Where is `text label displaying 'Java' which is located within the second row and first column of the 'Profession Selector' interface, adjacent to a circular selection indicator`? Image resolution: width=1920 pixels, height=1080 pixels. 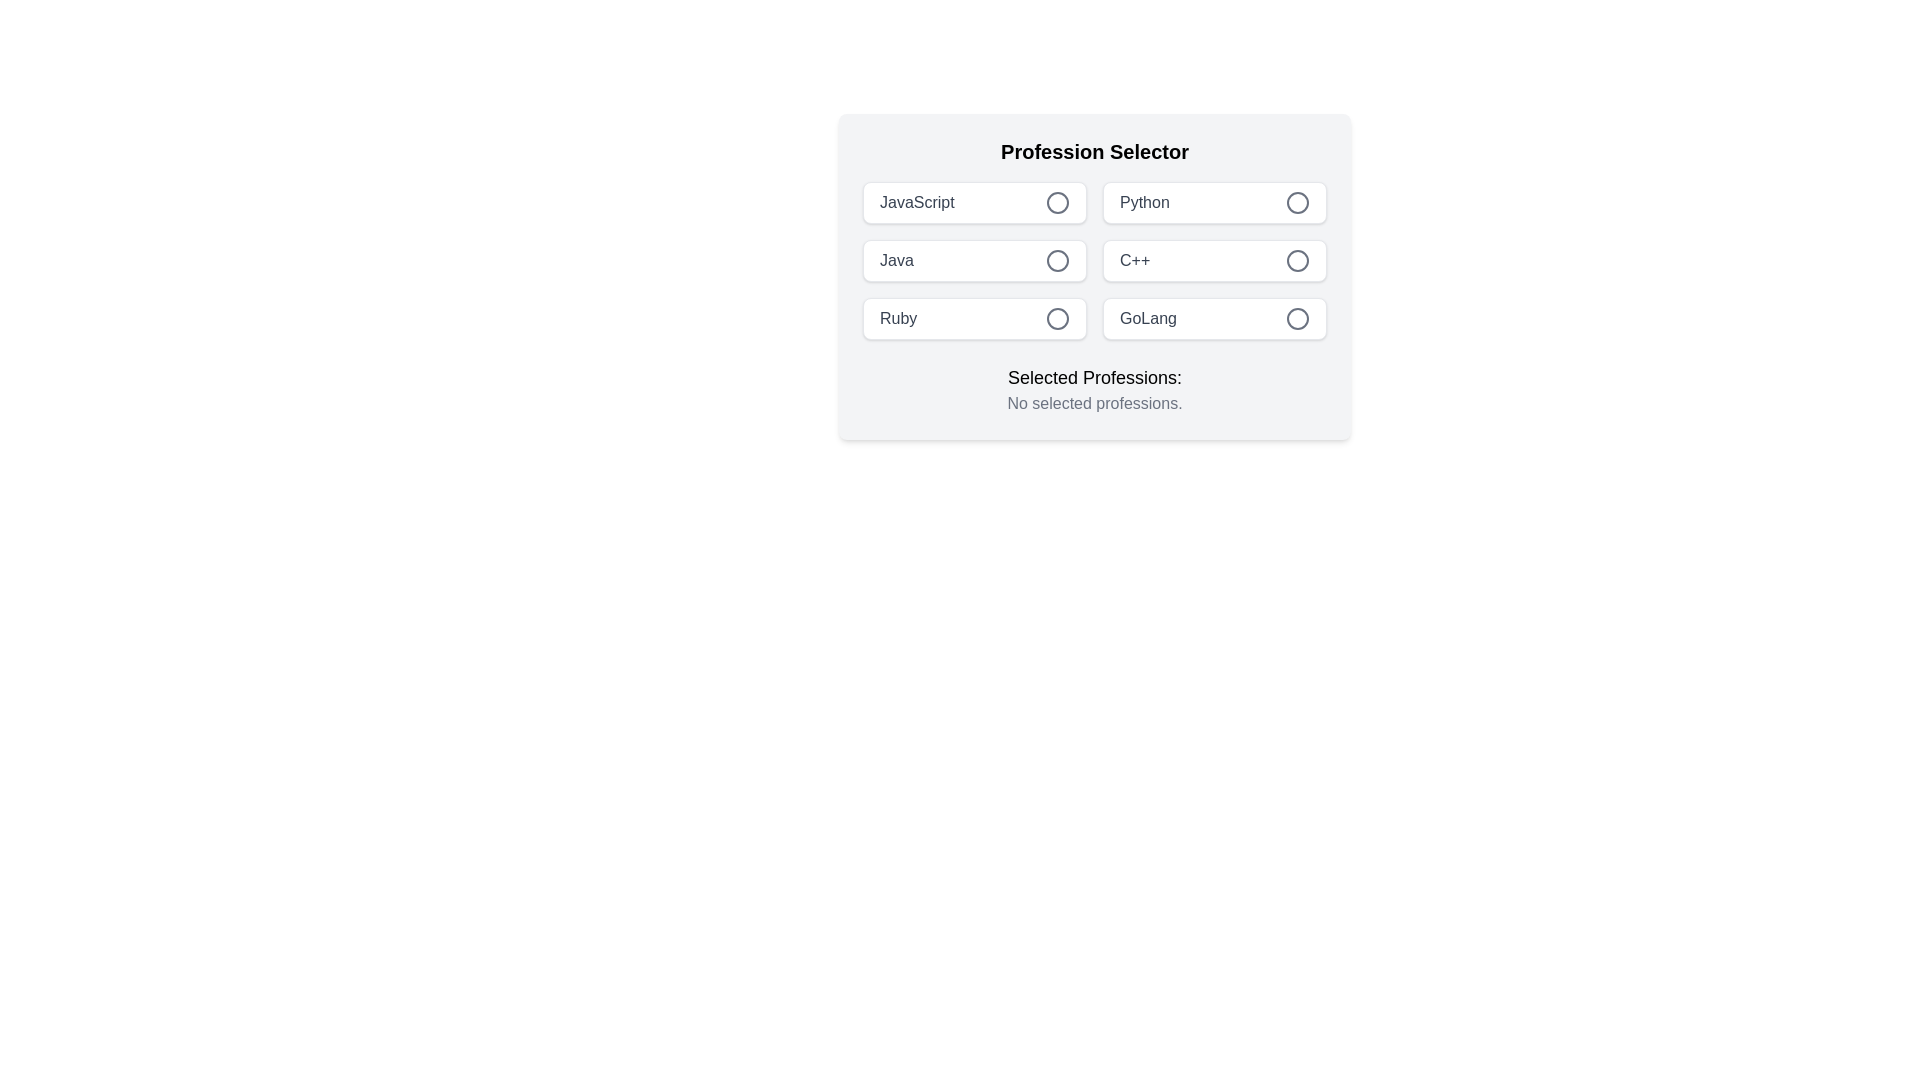
text label displaying 'Java' which is located within the second row and first column of the 'Profession Selector' interface, adjacent to a circular selection indicator is located at coordinates (895, 260).